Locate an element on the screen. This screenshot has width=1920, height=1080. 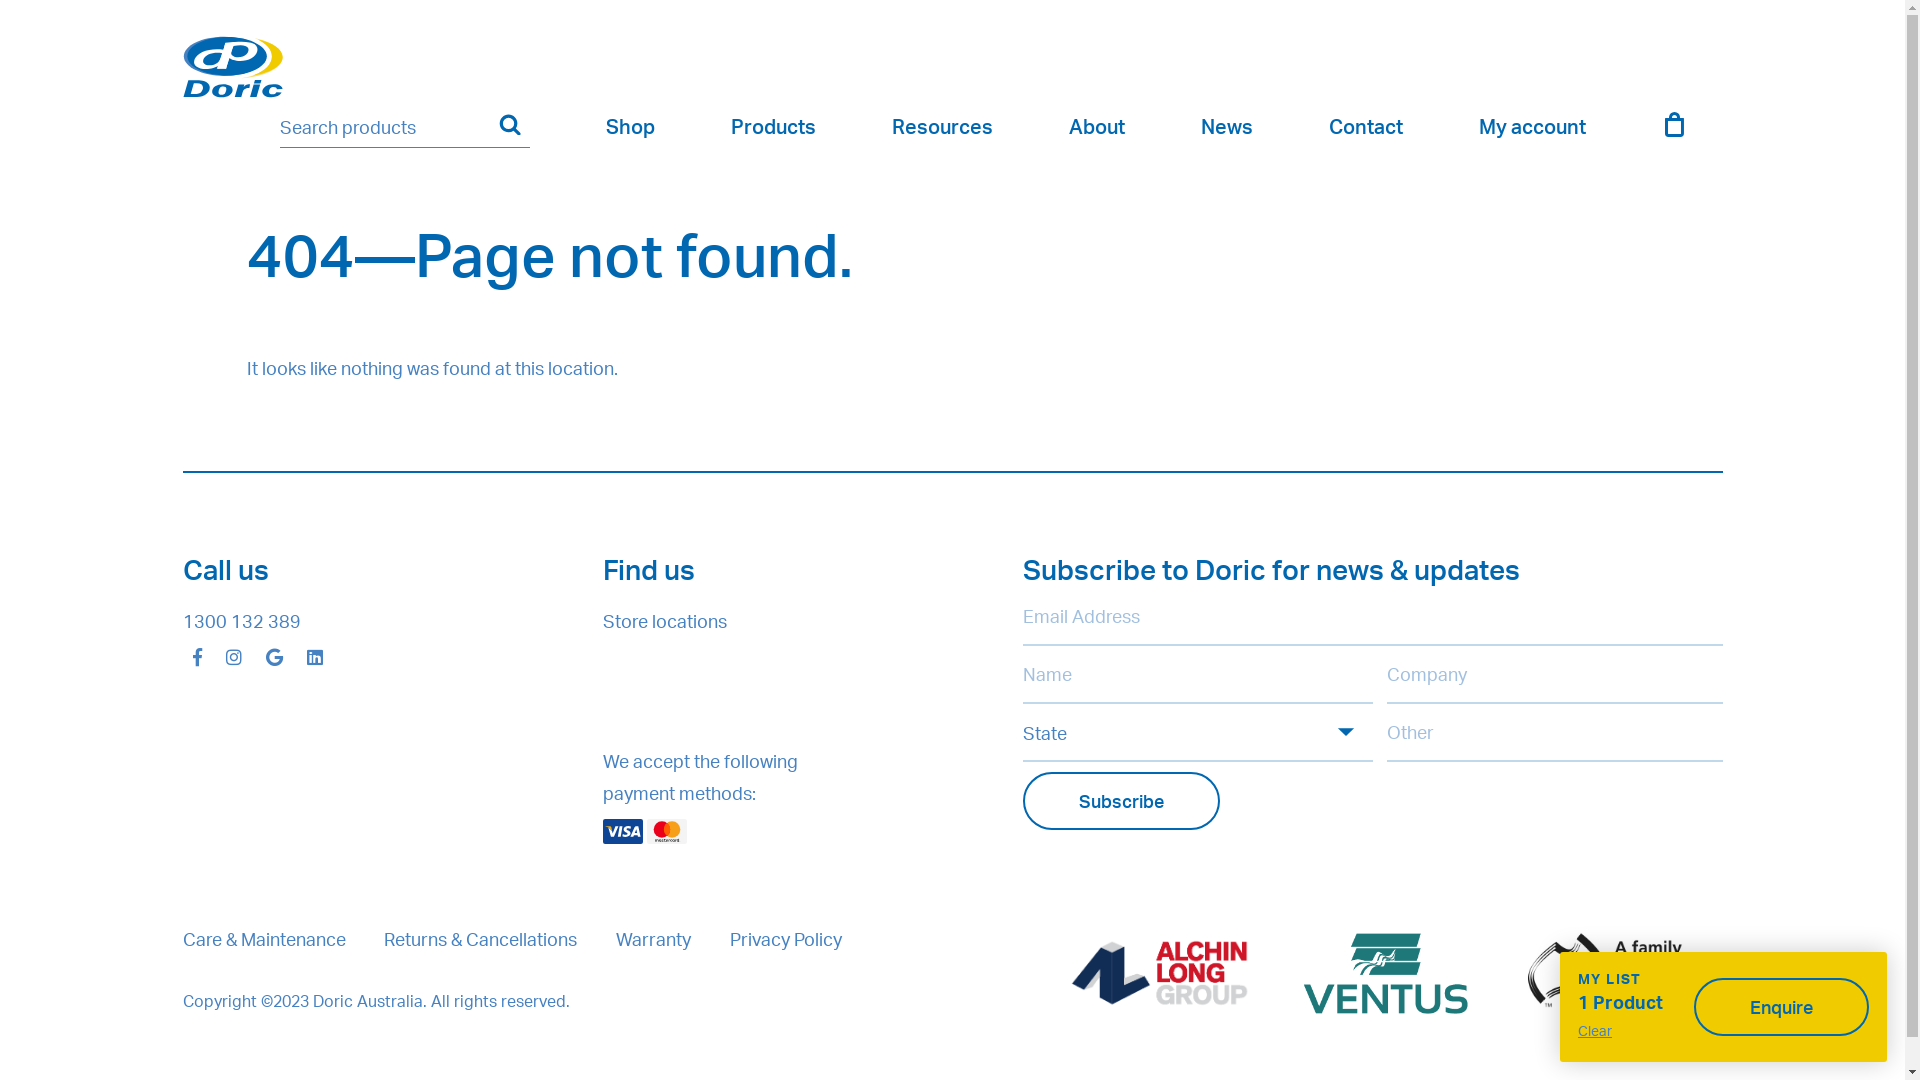
'Resources' is located at coordinates (941, 127).